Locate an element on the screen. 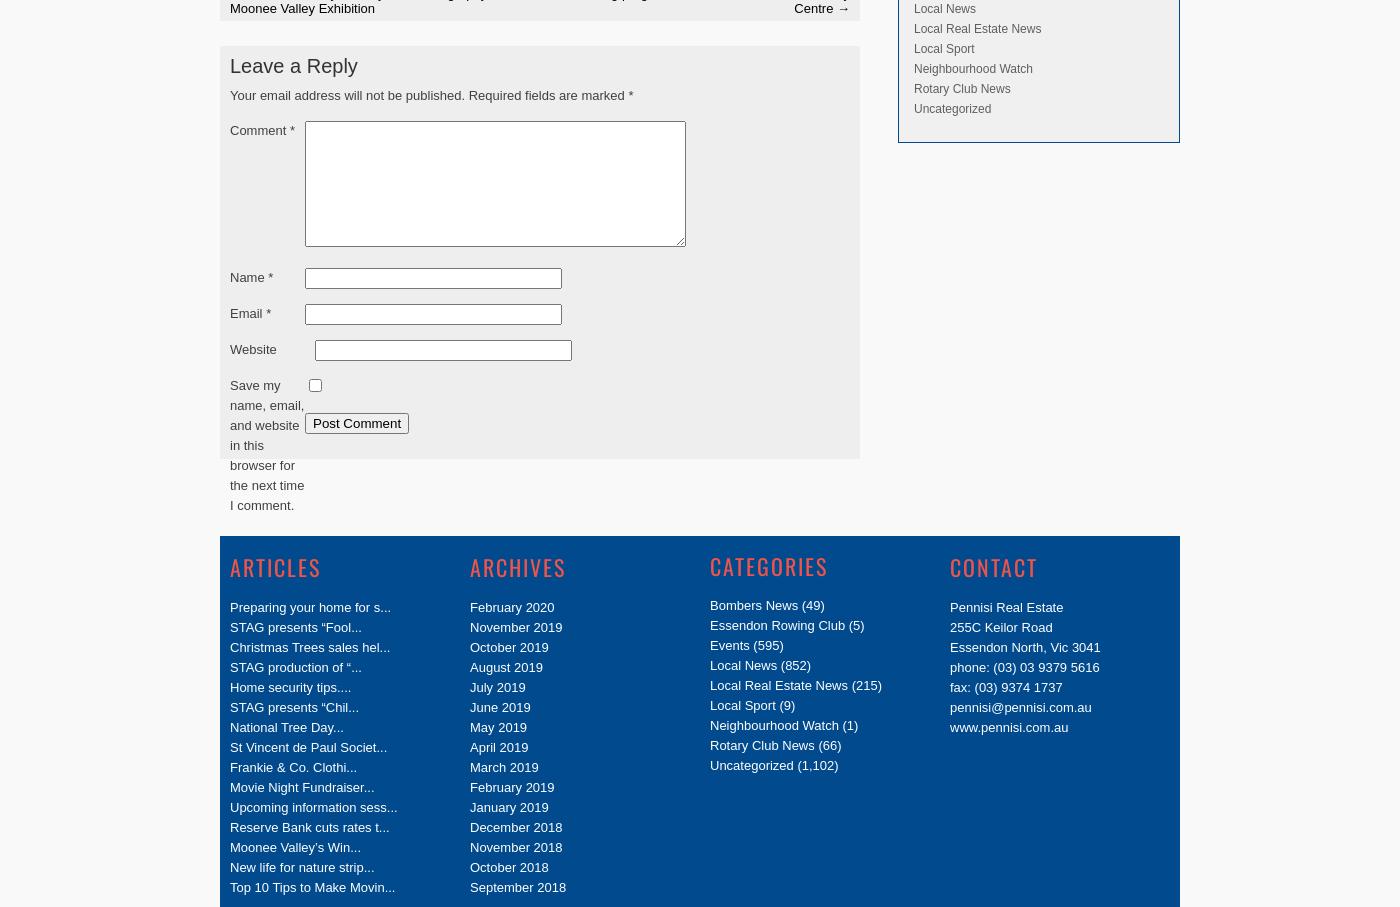 The width and height of the screenshot is (1400, 907). 'Rotary Club News' is located at coordinates (913, 86).